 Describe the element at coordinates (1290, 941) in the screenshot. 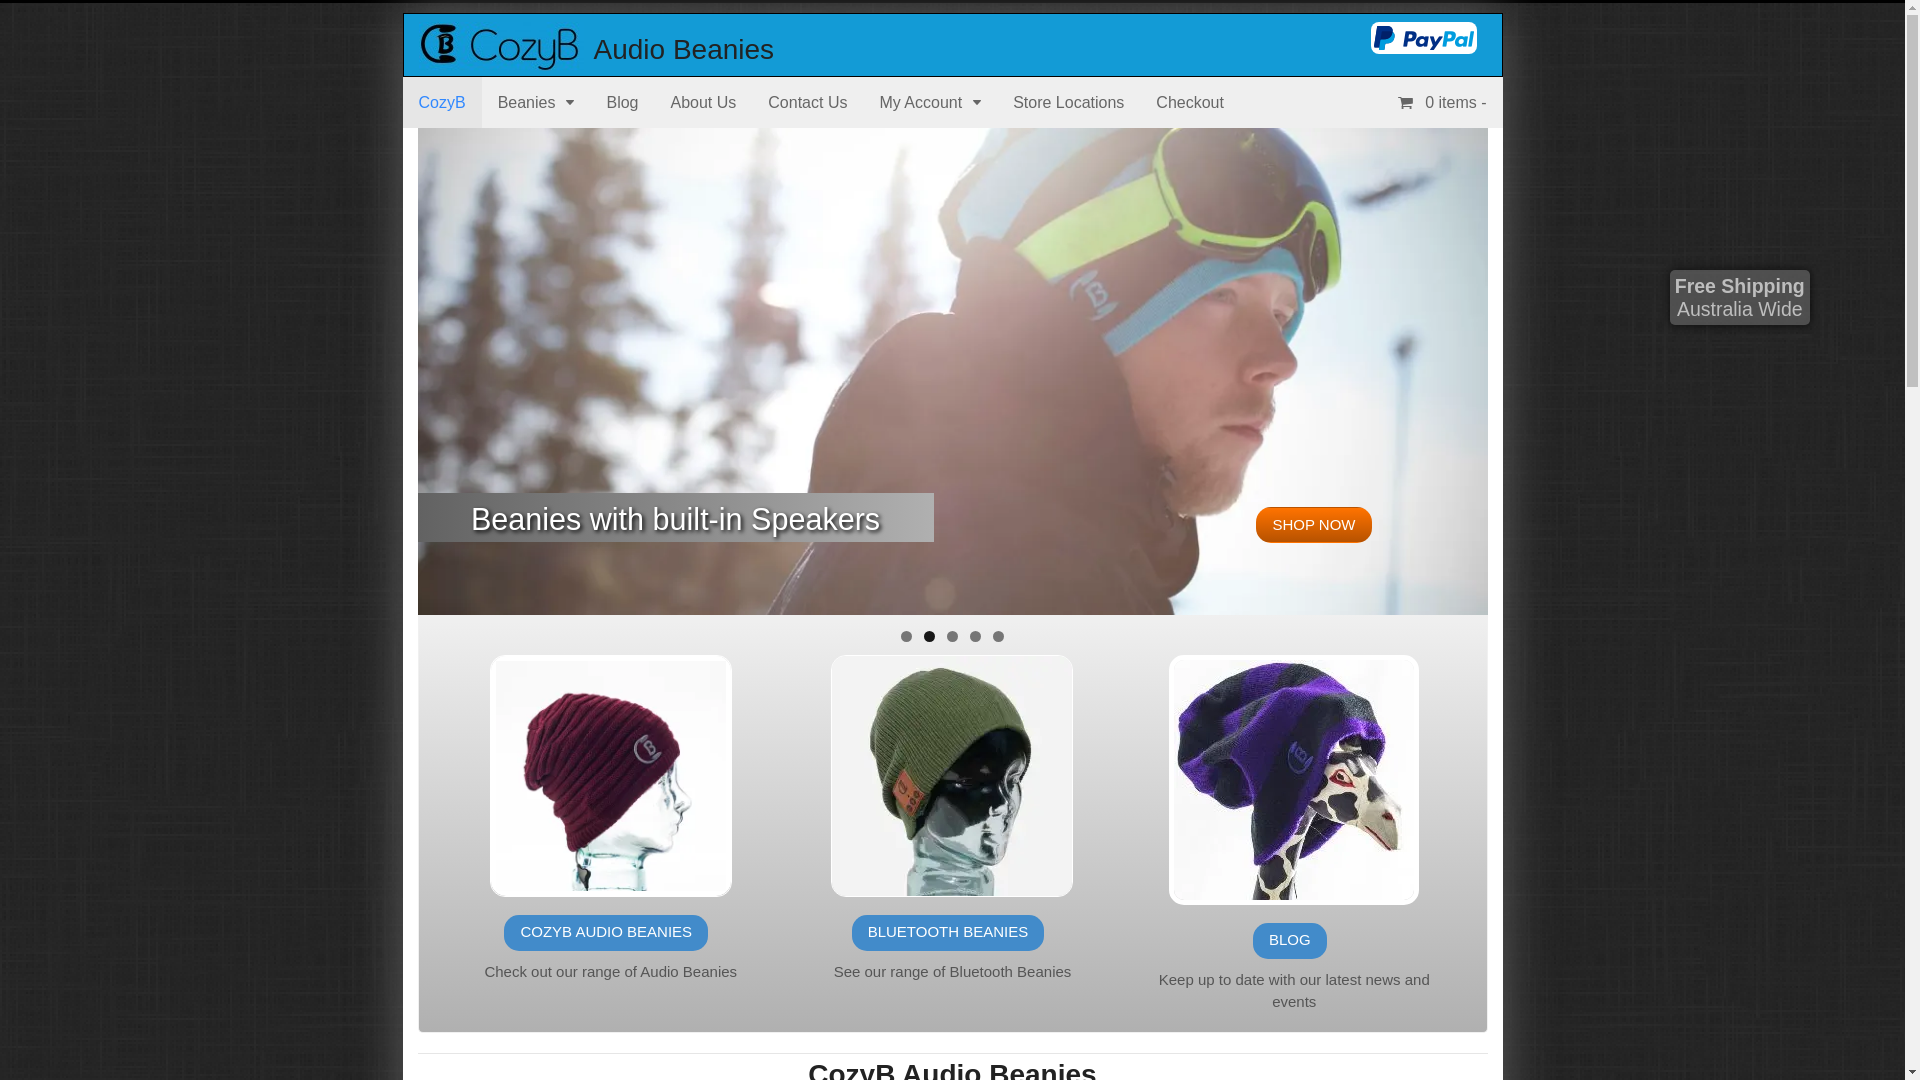

I see `'BLOG'` at that location.